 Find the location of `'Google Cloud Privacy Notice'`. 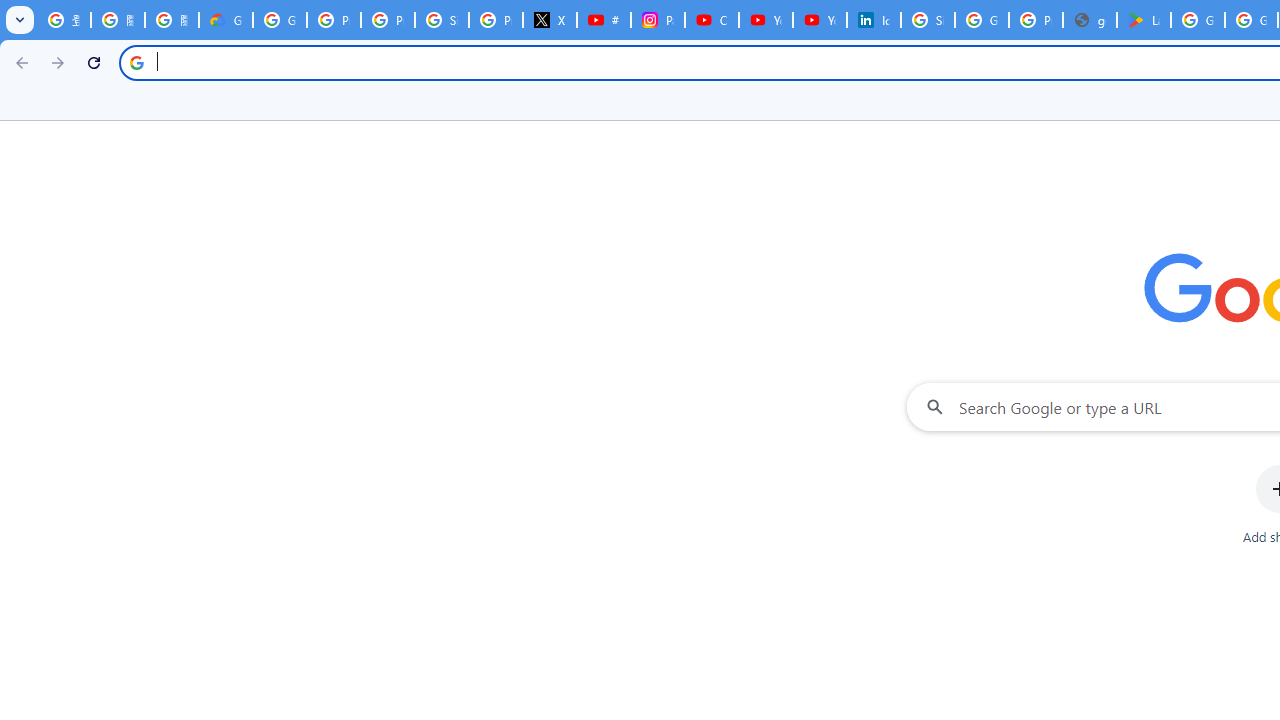

'Google Cloud Privacy Notice' is located at coordinates (225, 20).